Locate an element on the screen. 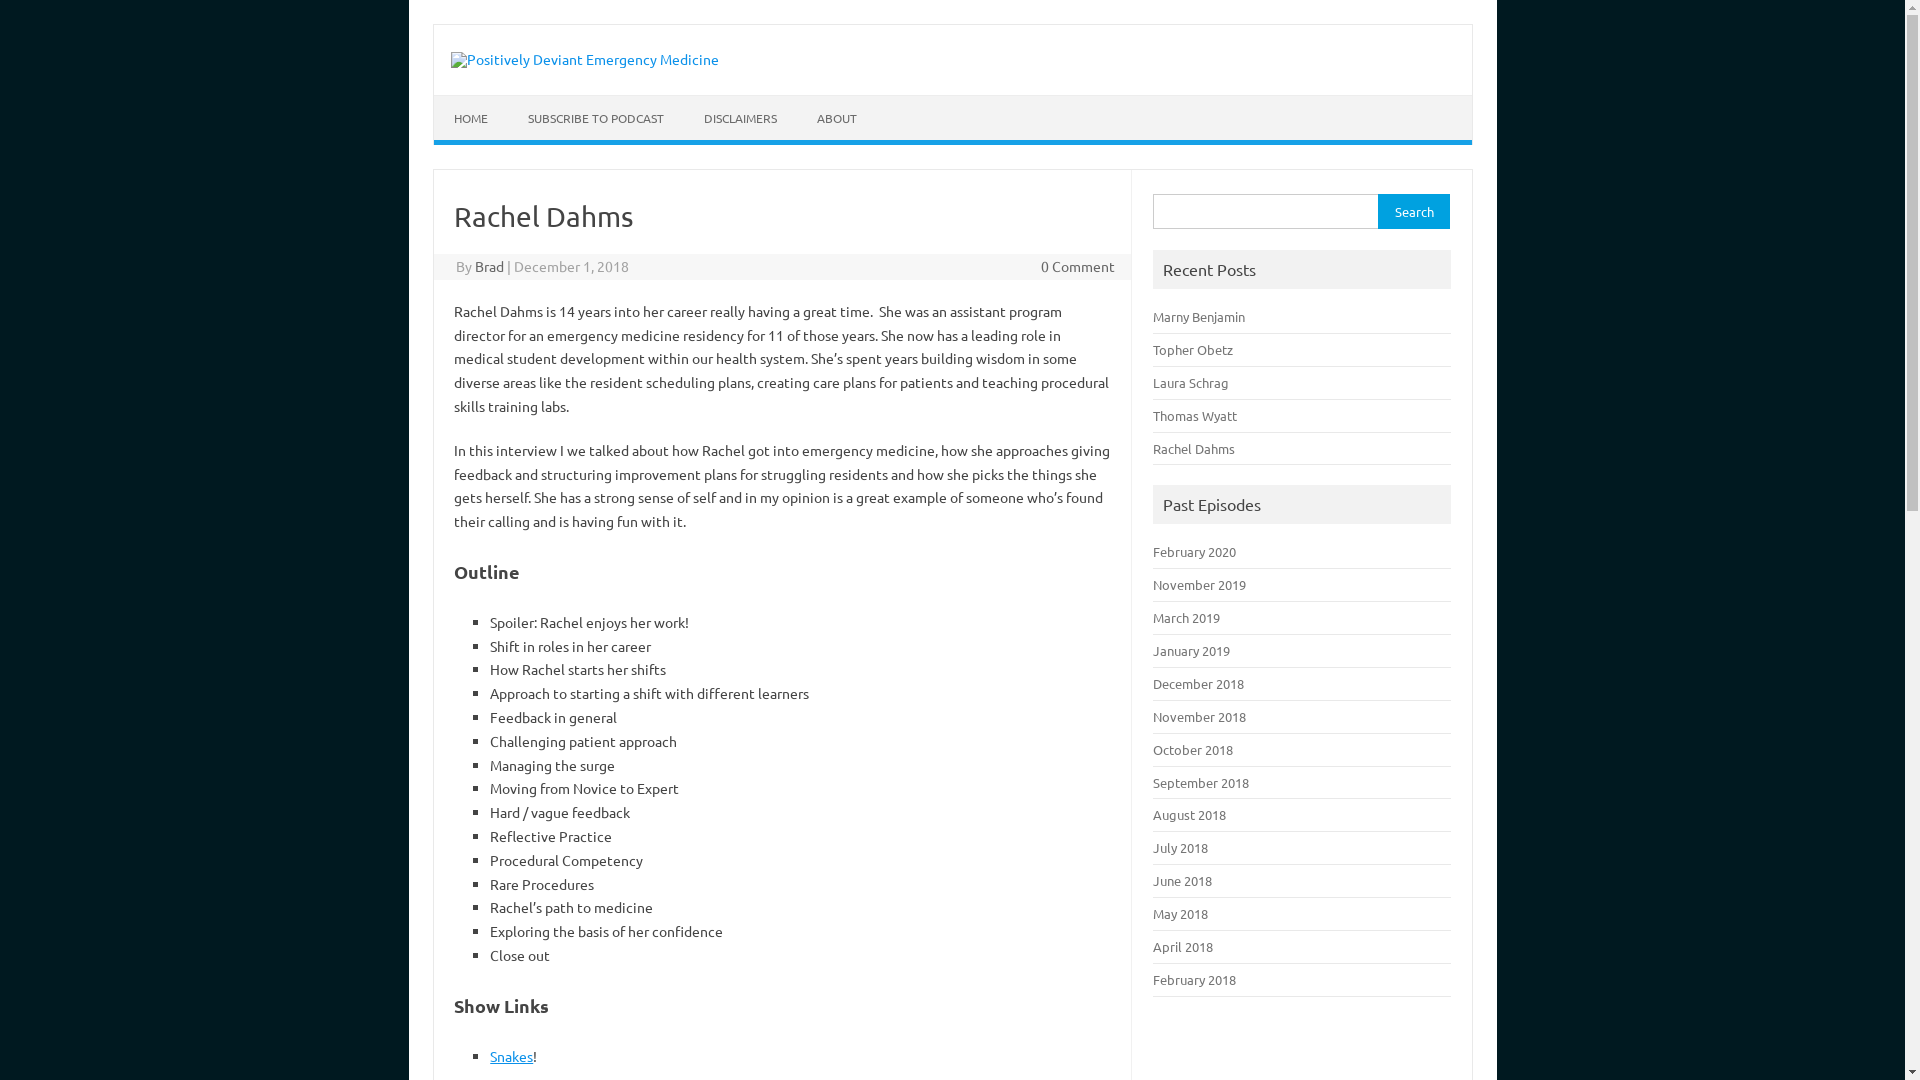 This screenshot has width=1920, height=1080. 'Rachel Dahms' is located at coordinates (1194, 447).